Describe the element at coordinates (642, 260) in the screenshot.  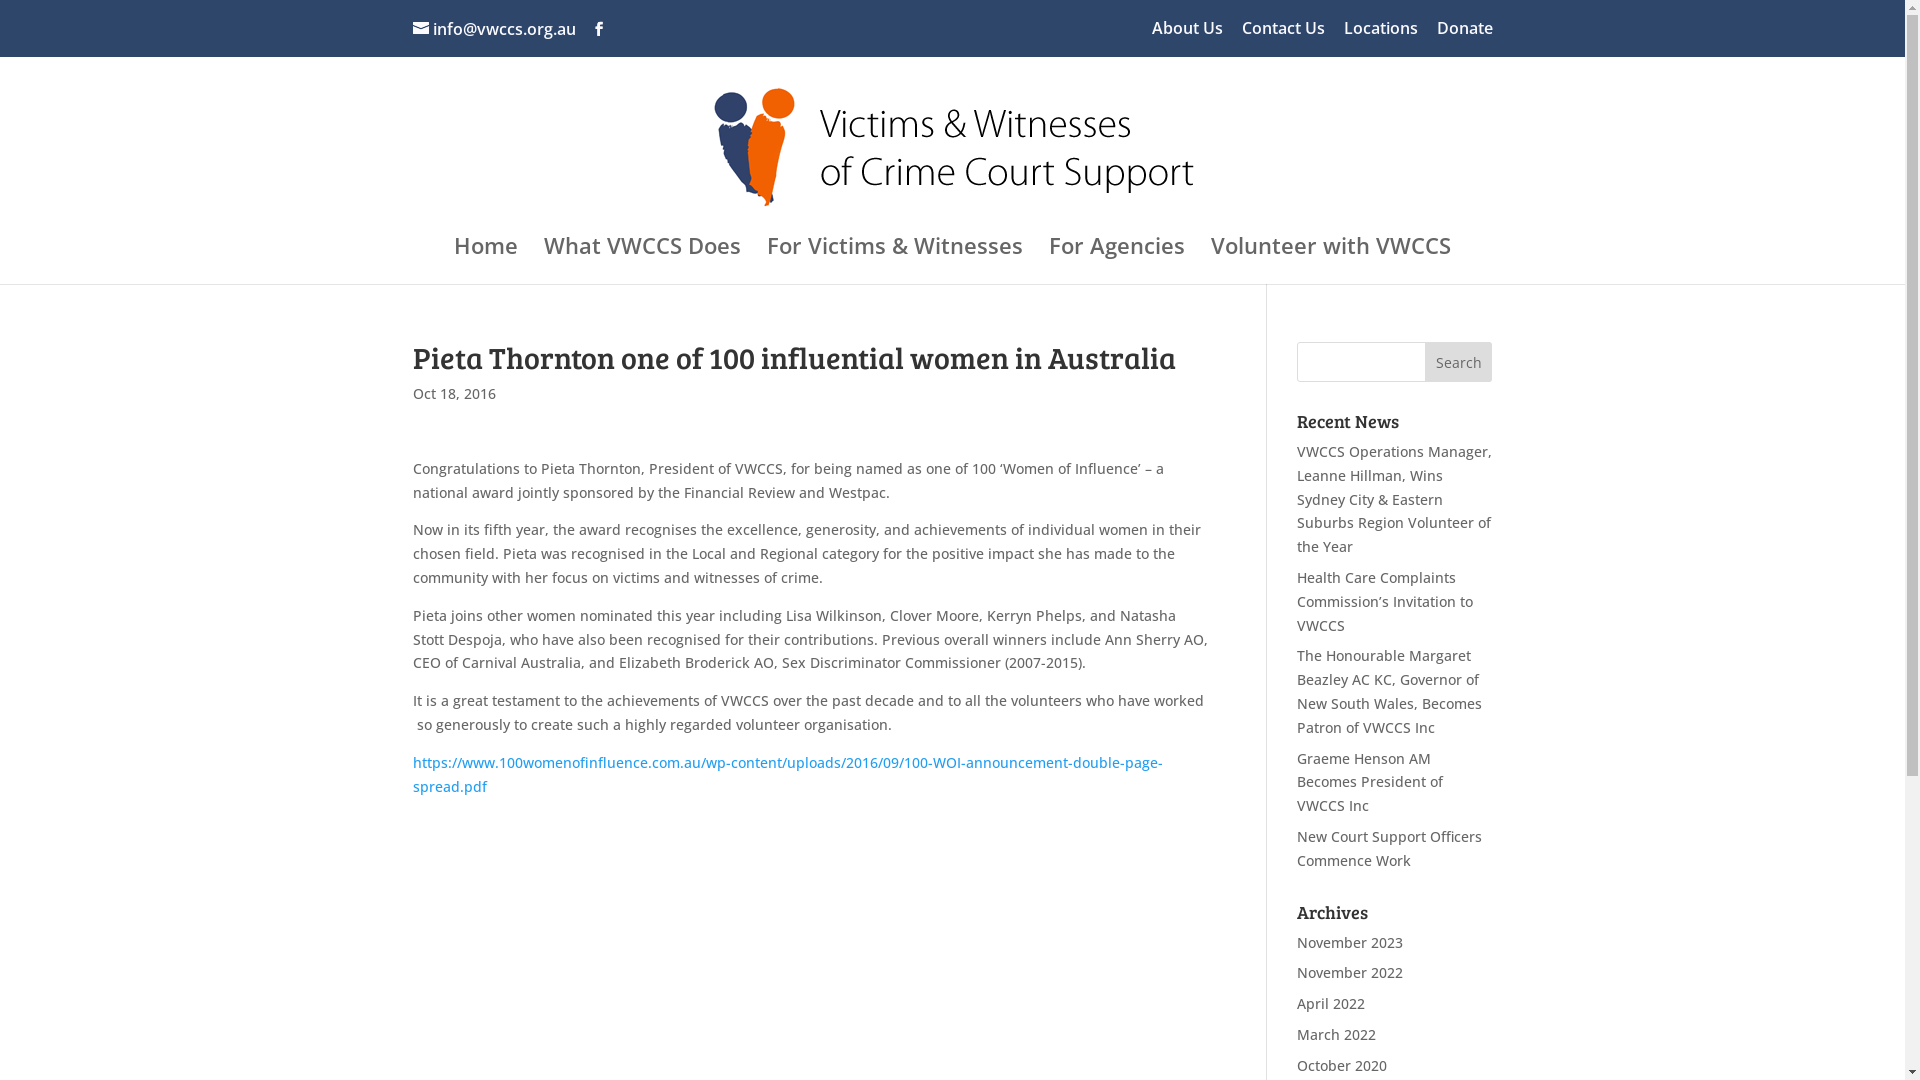
I see `'What VWCCS Does'` at that location.